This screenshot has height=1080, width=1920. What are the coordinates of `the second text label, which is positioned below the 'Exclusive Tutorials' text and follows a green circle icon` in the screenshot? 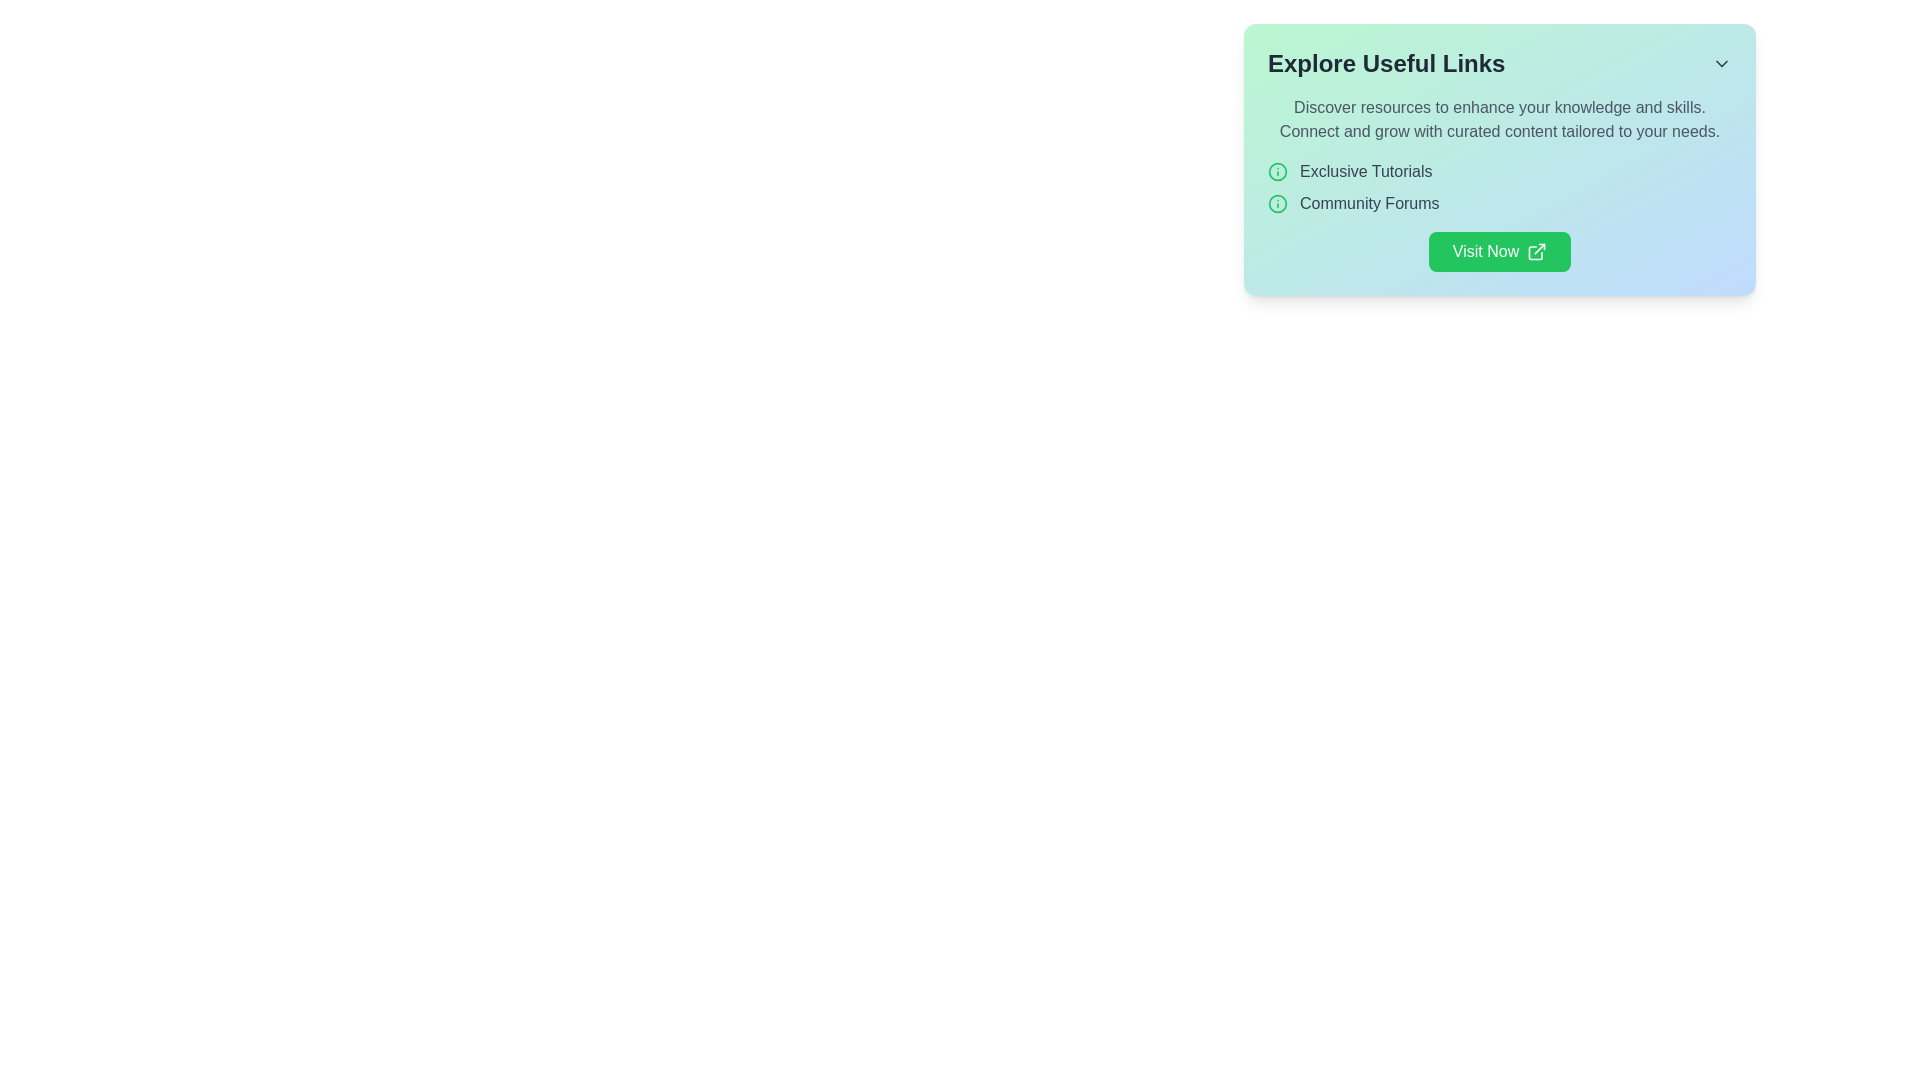 It's located at (1368, 204).